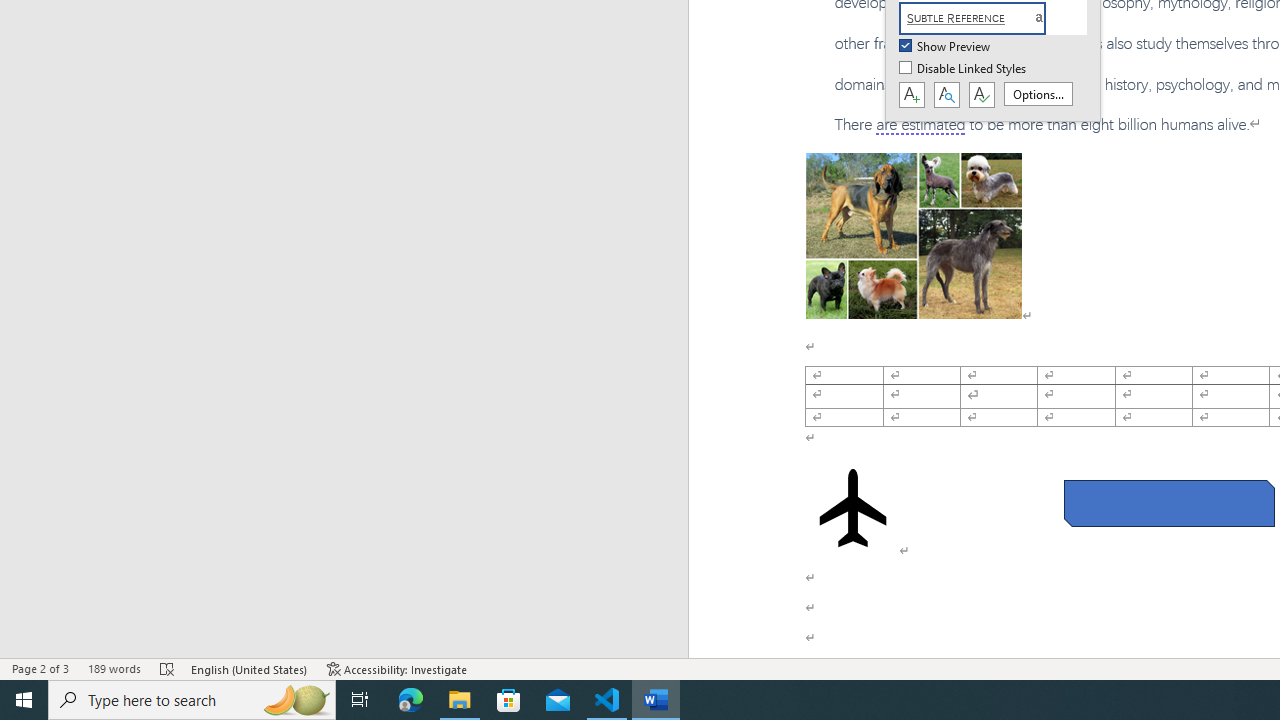 The width and height of the screenshot is (1280, 720). I want to click on 'Page Number Page 2 of 3', so click(40, 669).